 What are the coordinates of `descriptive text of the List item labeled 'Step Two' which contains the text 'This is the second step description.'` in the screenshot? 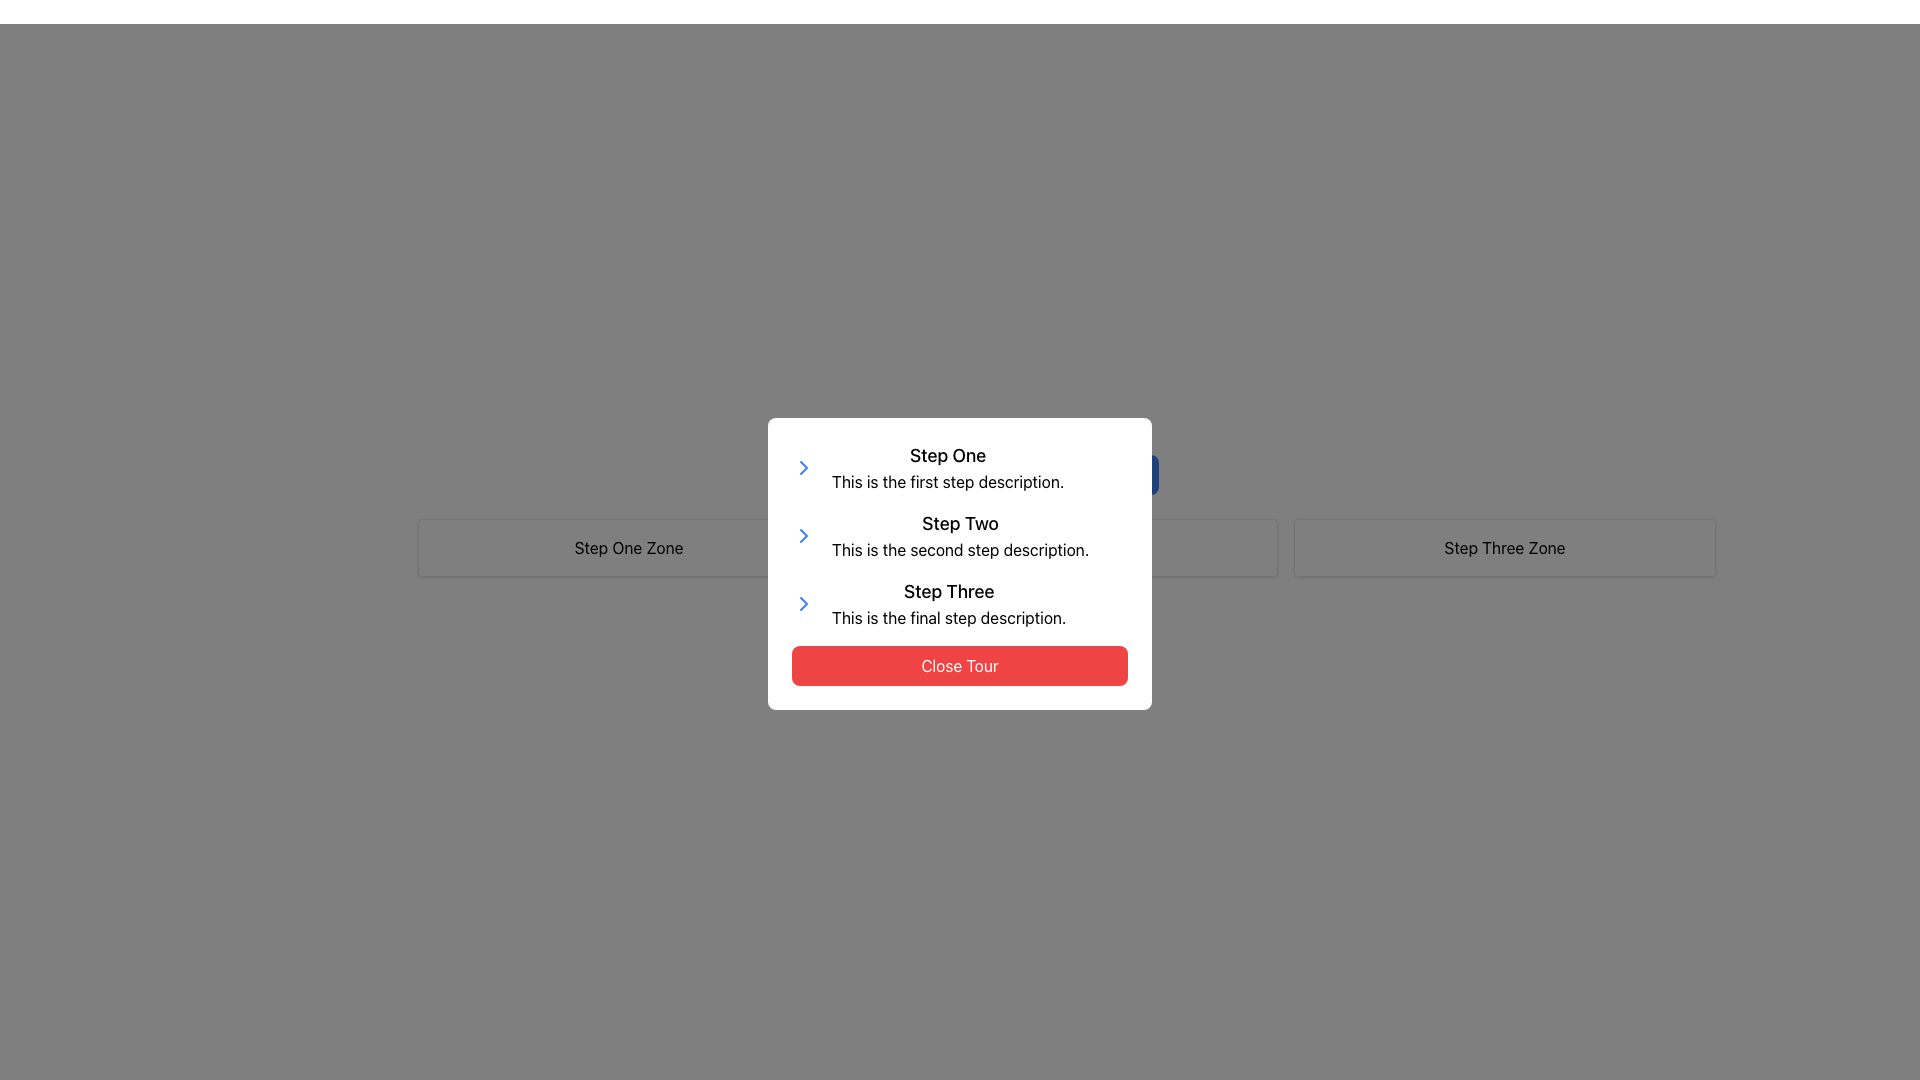 It's located at (960, 535).